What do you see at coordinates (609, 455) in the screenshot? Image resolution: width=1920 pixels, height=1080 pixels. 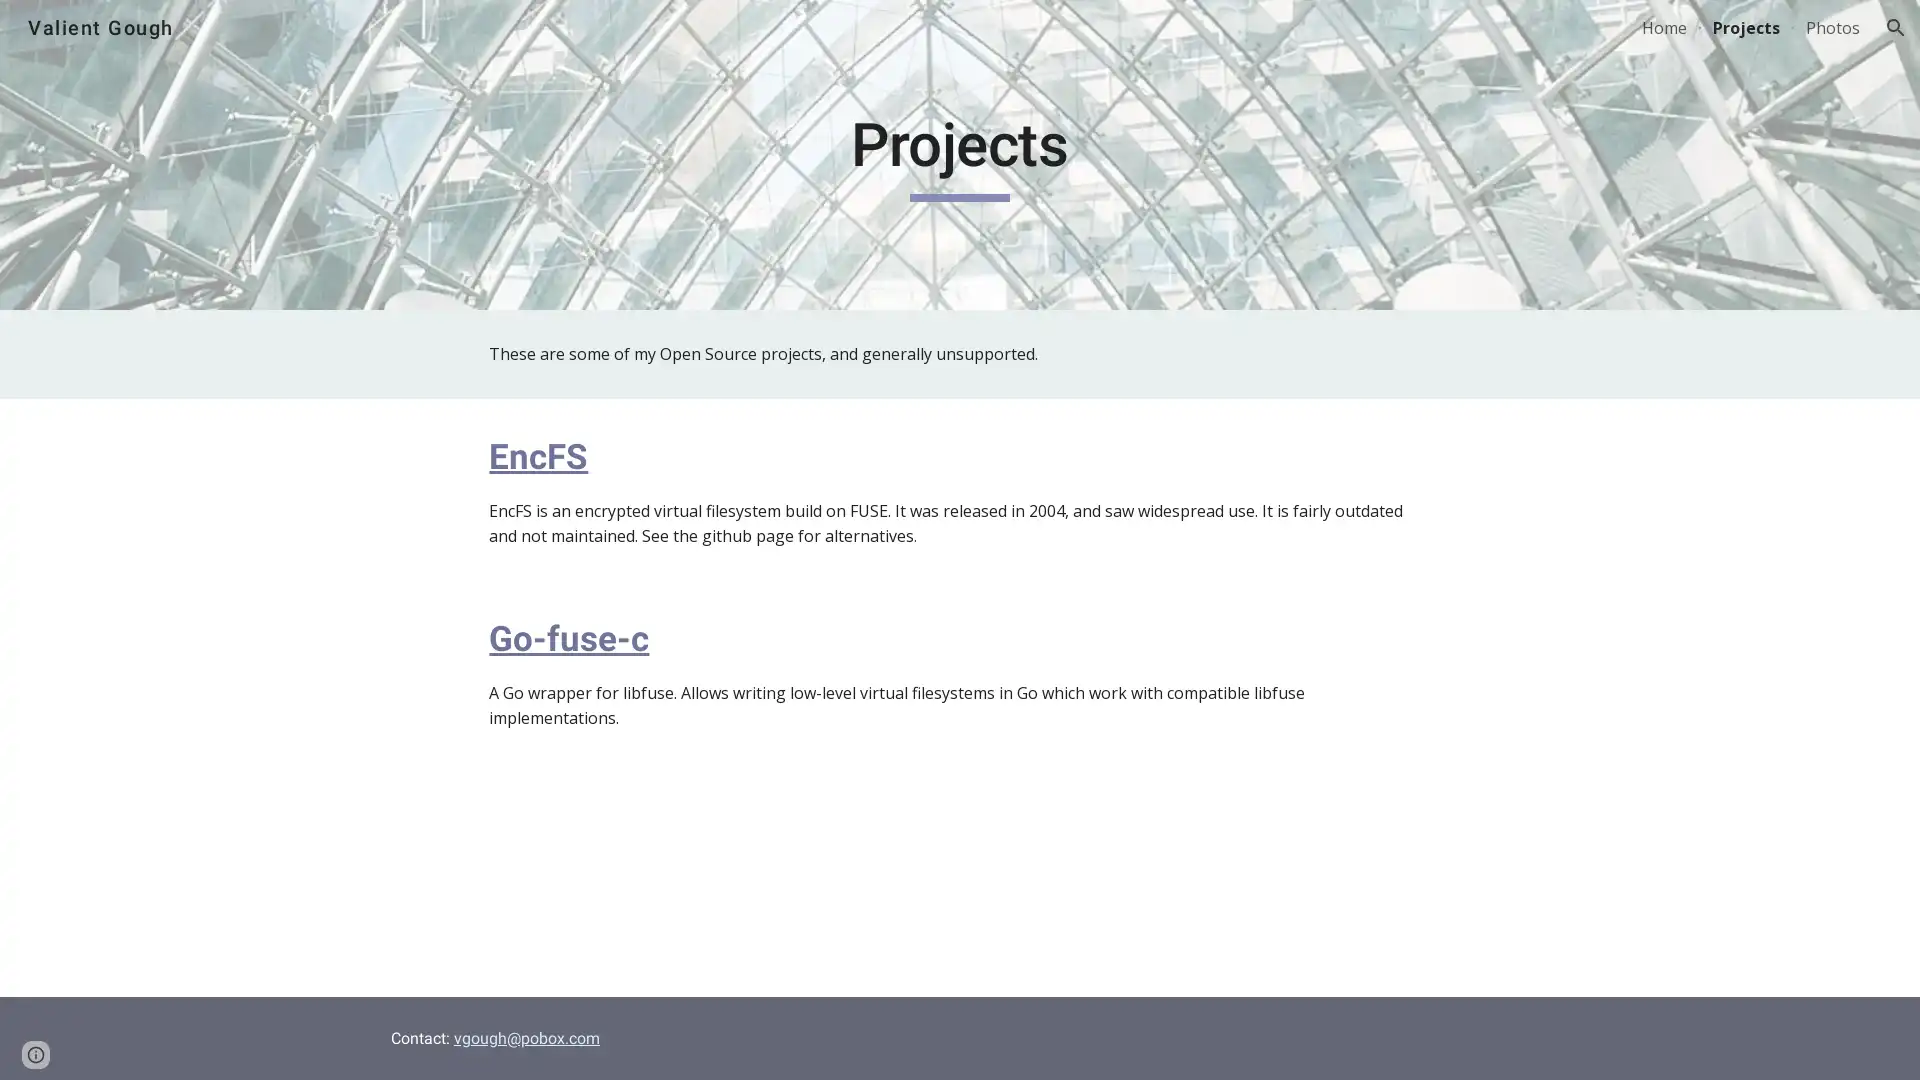 I see `Copy heading link` at bounding box center [609, 455].